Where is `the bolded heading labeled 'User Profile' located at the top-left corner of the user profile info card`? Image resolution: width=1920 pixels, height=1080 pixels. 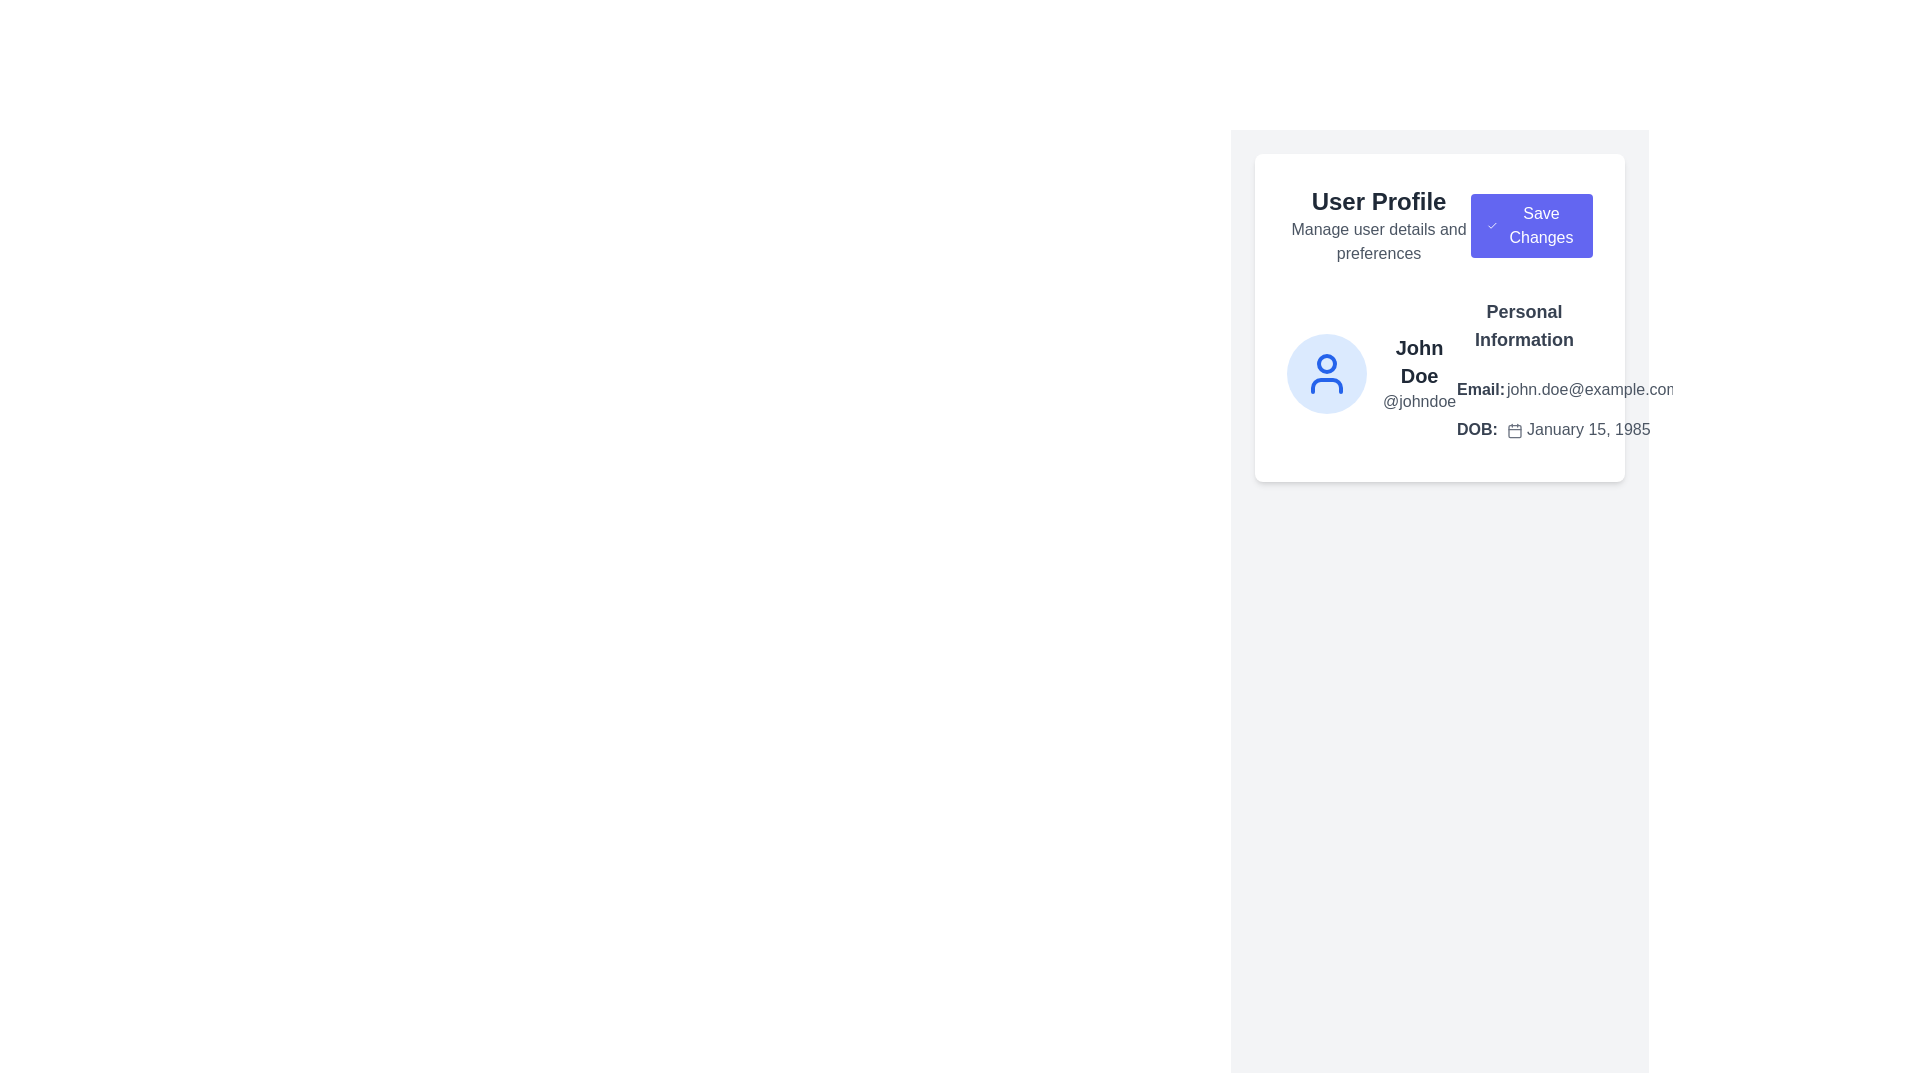 the bolded heading labeled 'User Profile' located at the top-left corner of the user profile info card is located at coordinates (1378, 201).